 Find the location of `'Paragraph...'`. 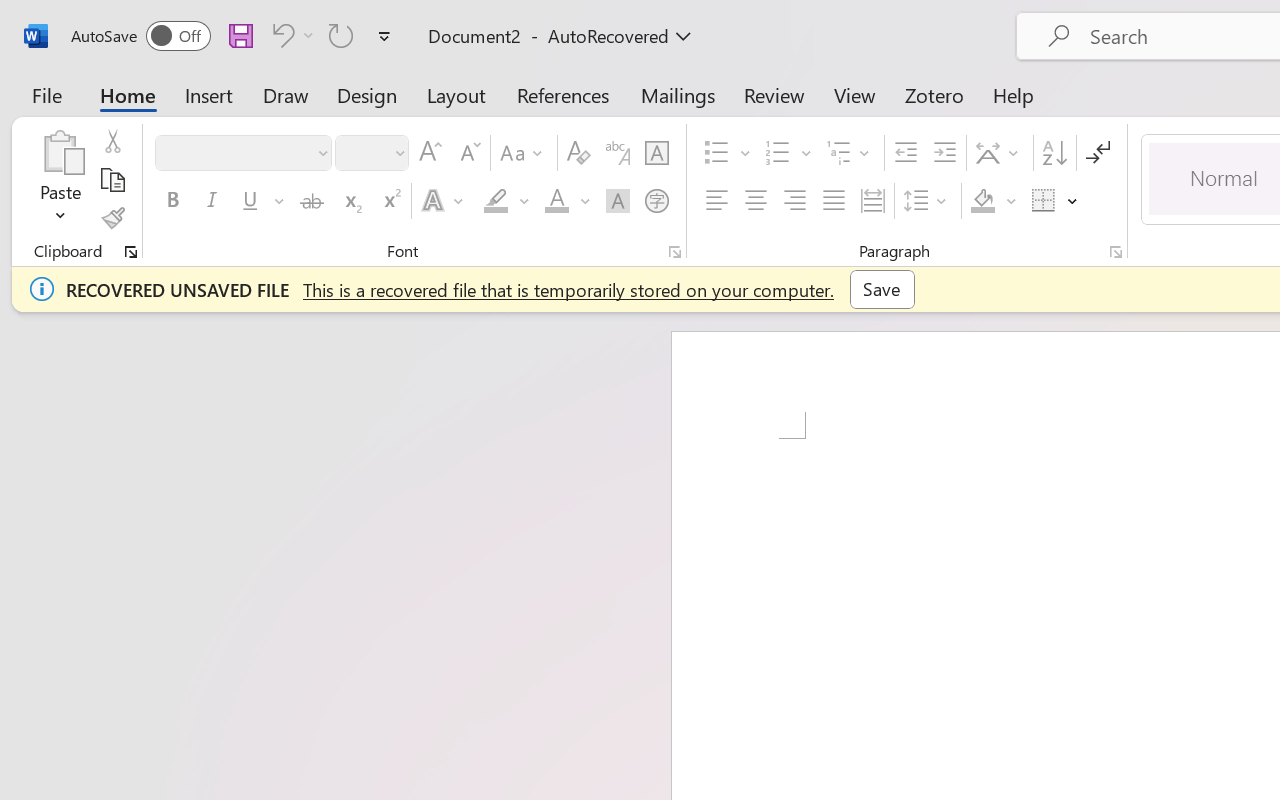

'Paragraph...' is located at coordinates (1114, 251).